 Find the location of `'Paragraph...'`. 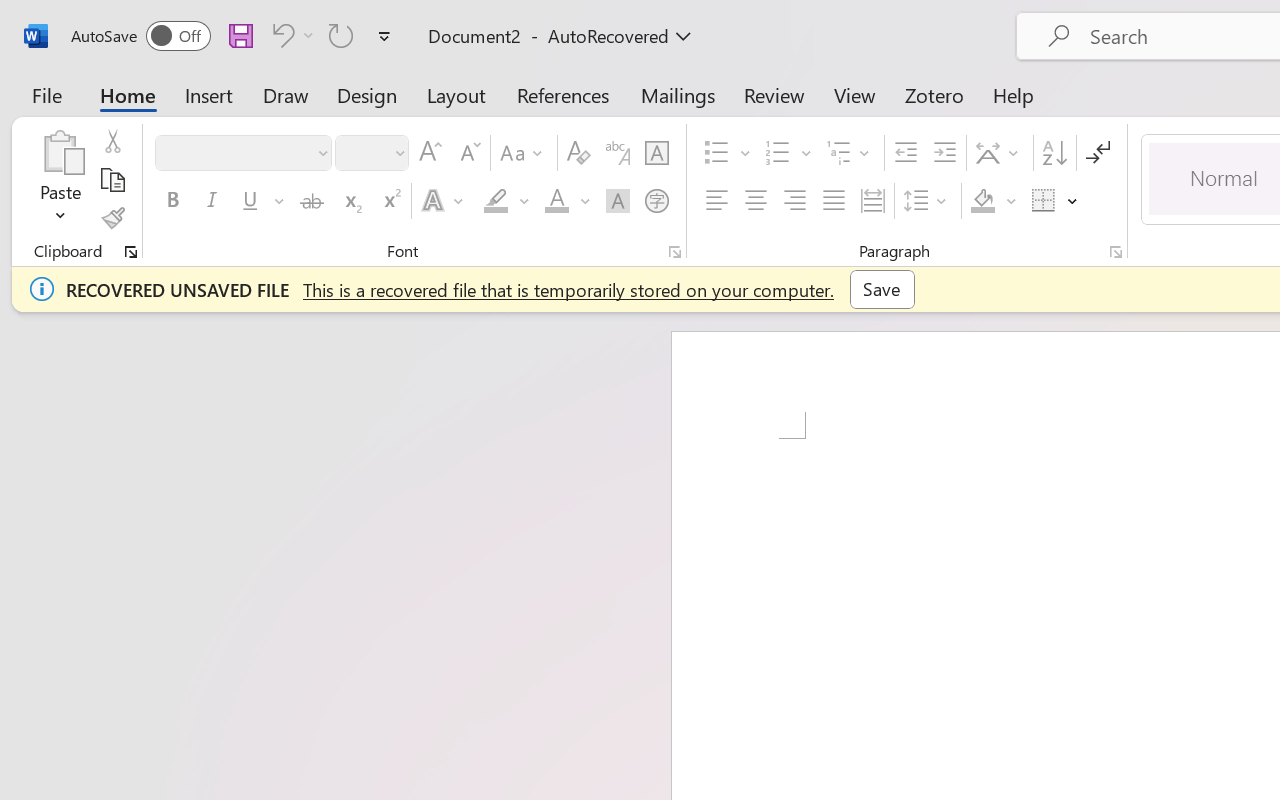

'Paragraph...' is located at coordinates (1114, 251).